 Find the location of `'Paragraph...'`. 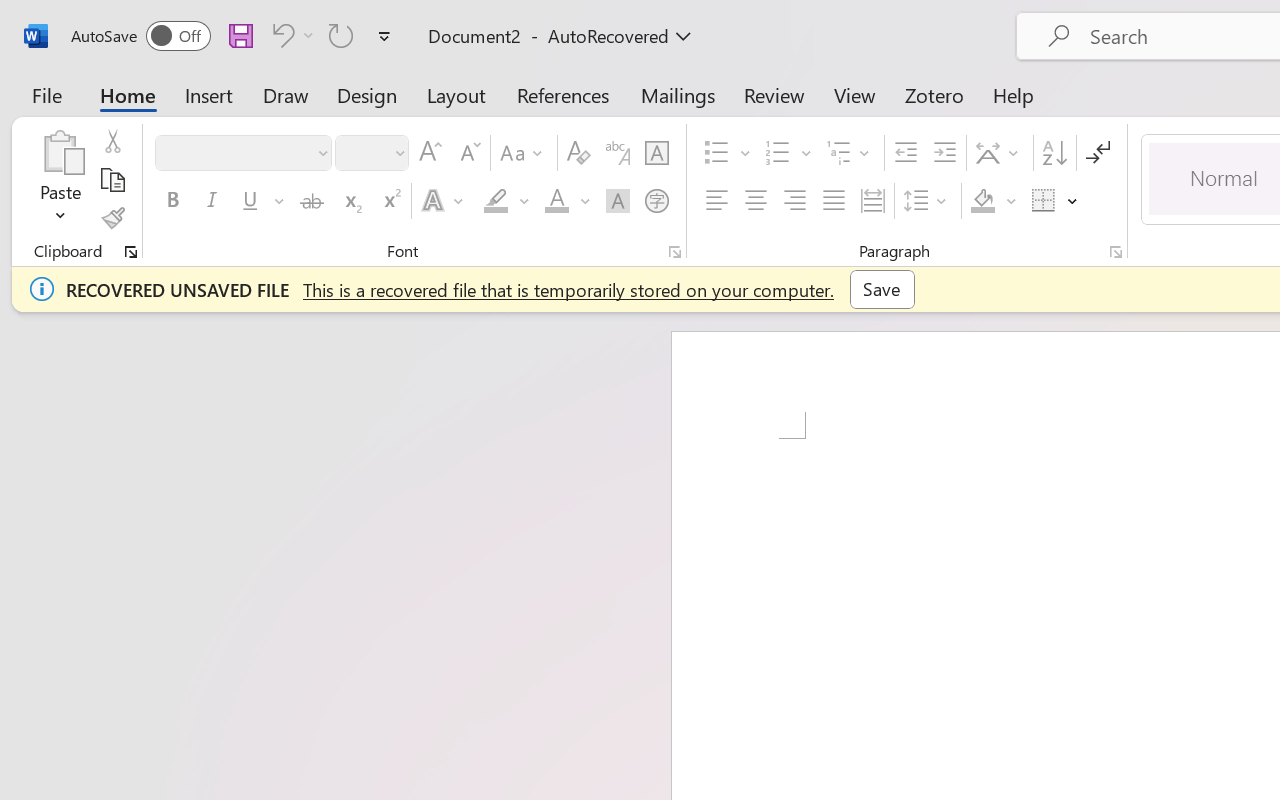

'Paragraph...' is located at coordinates (1114, 251).